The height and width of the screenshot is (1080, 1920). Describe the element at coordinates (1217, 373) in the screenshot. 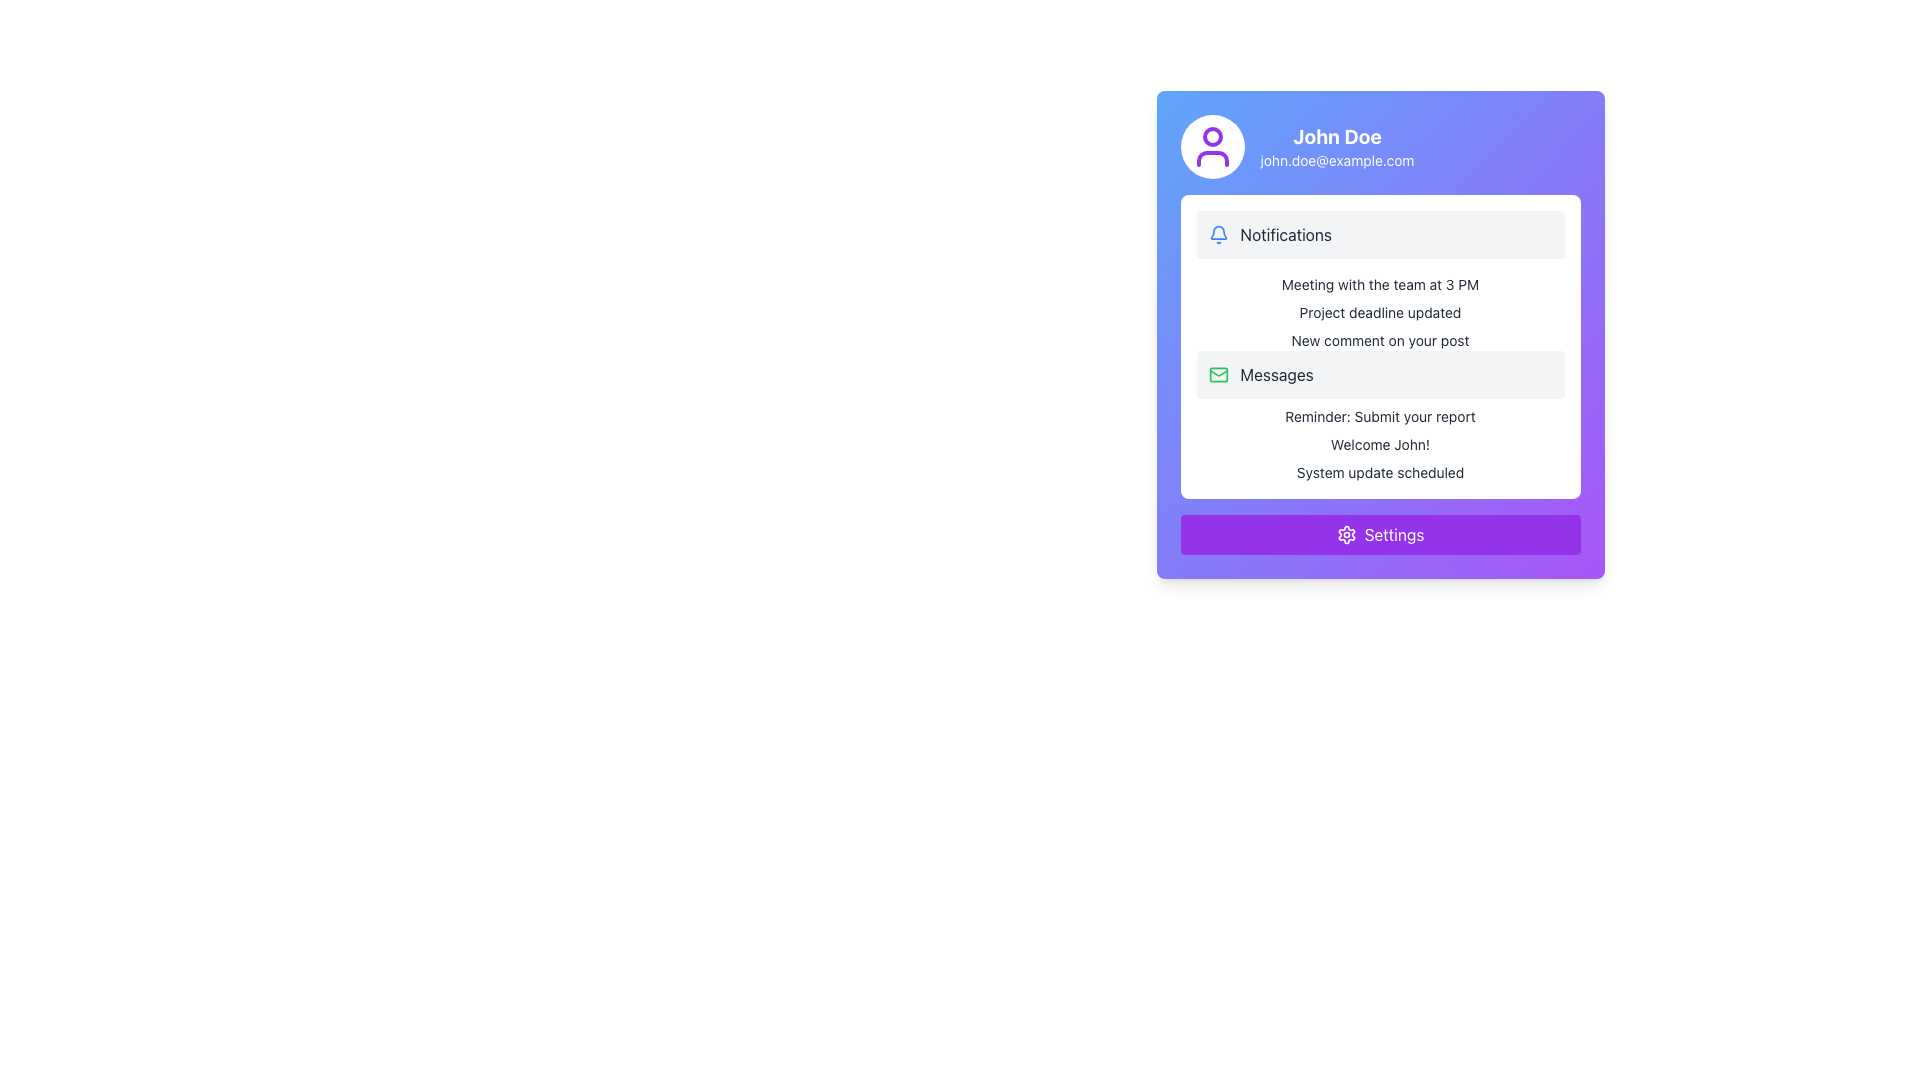

I see `the green curved line resembling an envelope's flap, which is part of the mail envelope icon in the 'Messages' section` at that location.